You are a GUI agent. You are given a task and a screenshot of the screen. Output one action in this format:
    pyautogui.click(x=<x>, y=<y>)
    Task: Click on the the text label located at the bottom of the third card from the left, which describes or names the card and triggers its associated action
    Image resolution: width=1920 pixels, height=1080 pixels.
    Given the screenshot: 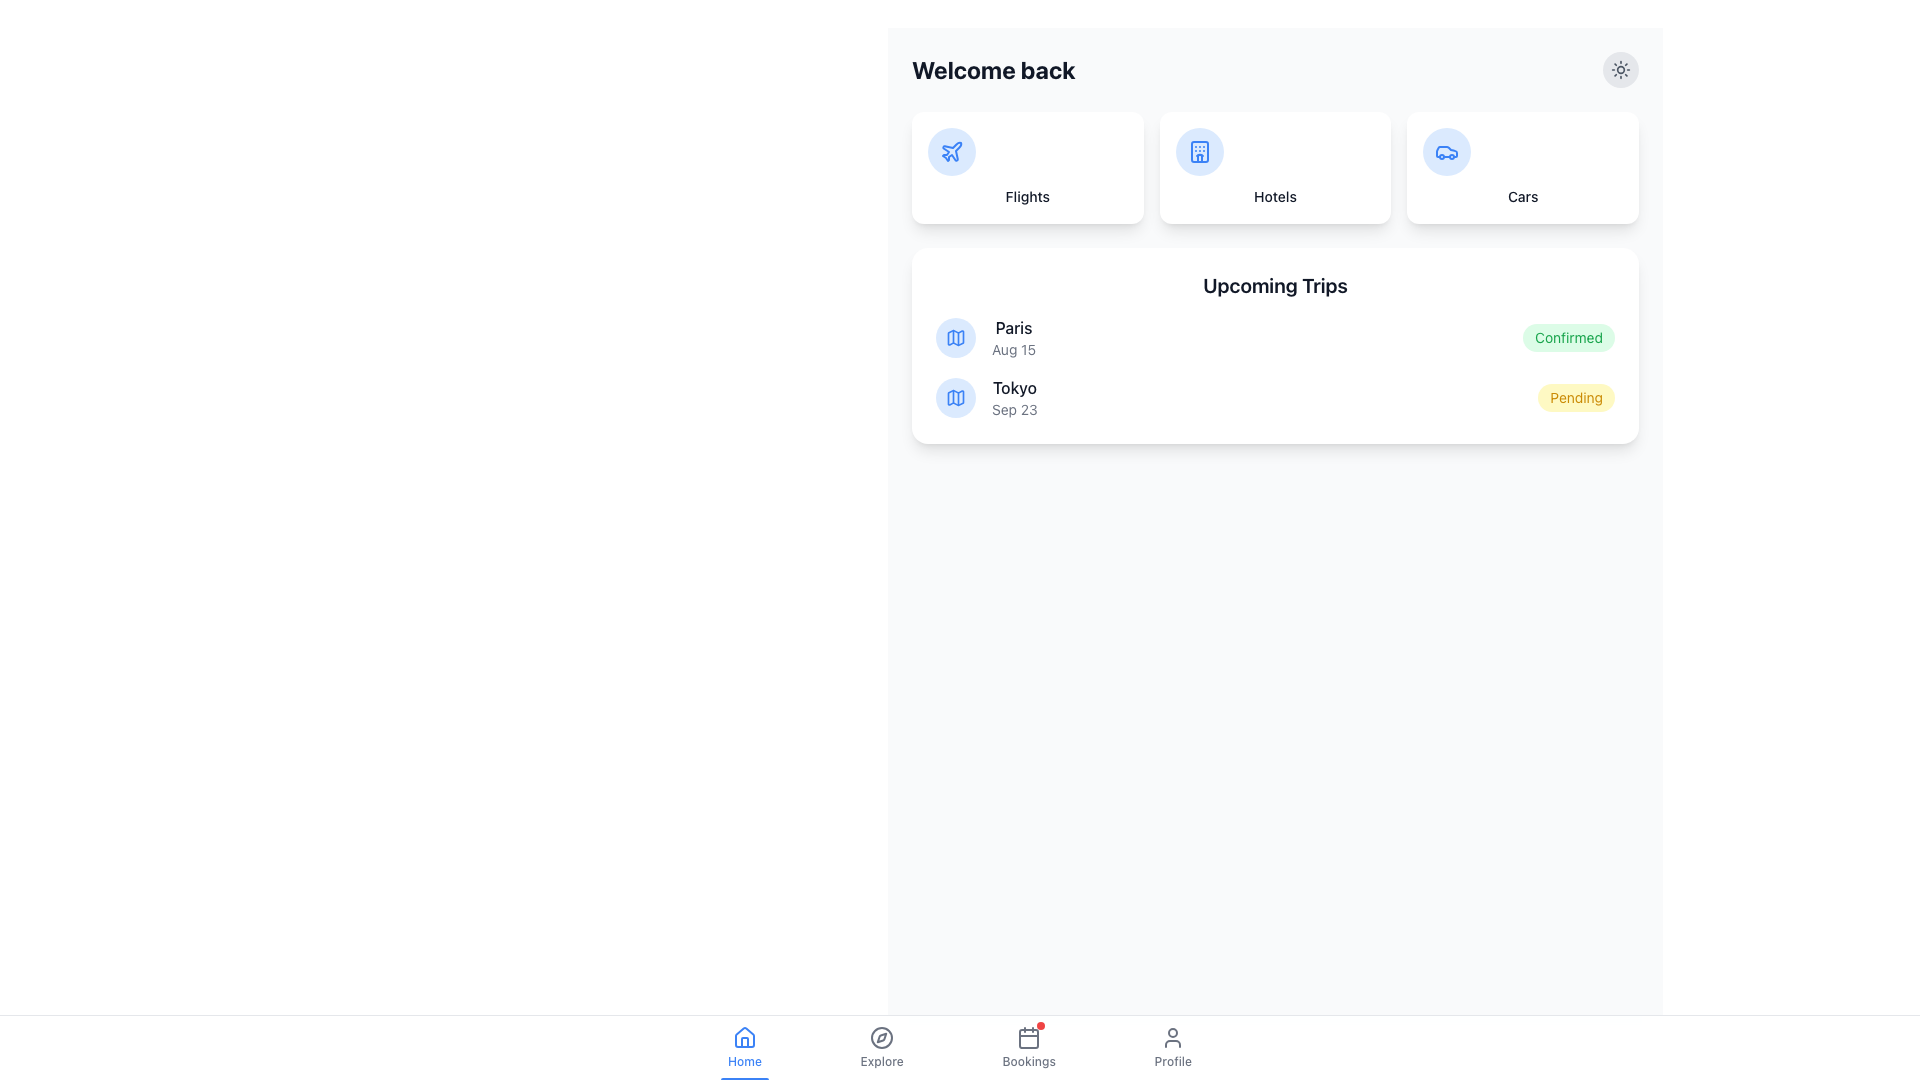 What is the action you would take?
    pyautogui.click(x=1522, y=196)
    